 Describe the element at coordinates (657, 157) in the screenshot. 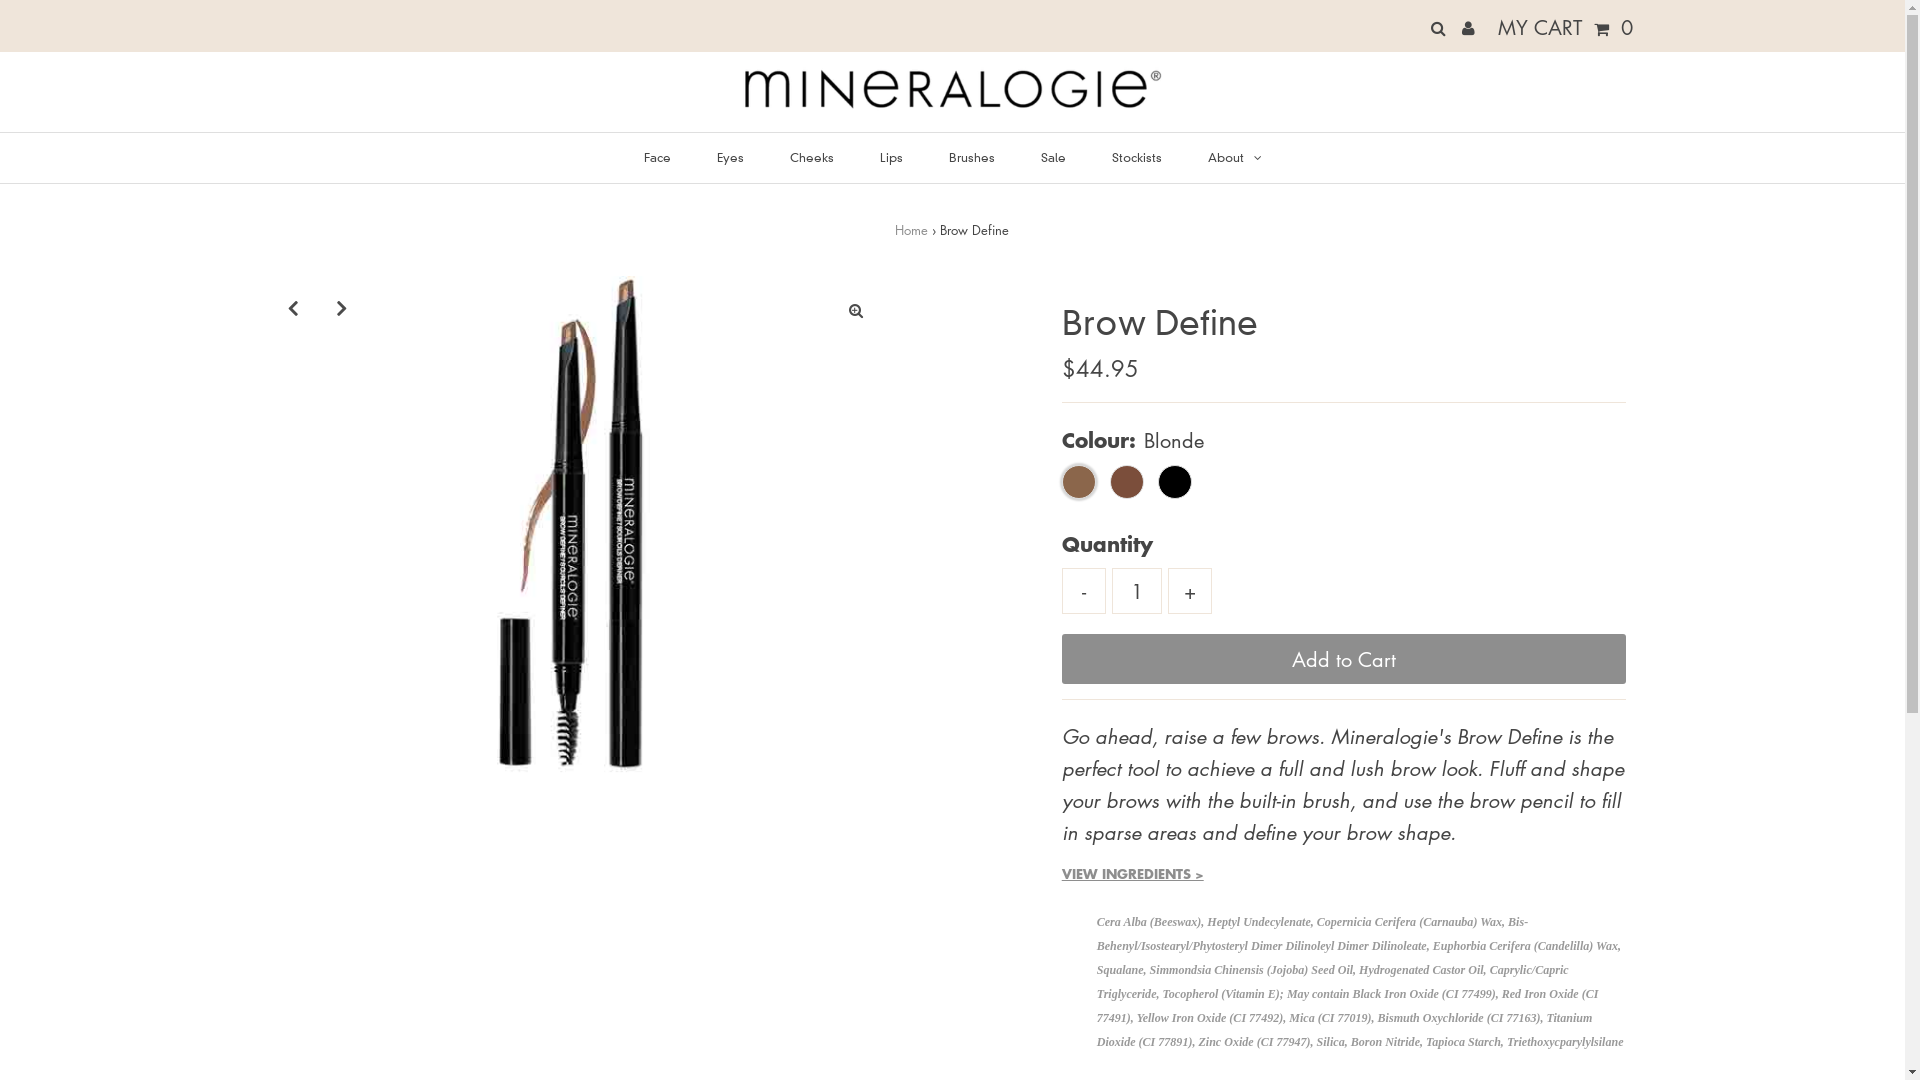

I see `'Face'` at that location.